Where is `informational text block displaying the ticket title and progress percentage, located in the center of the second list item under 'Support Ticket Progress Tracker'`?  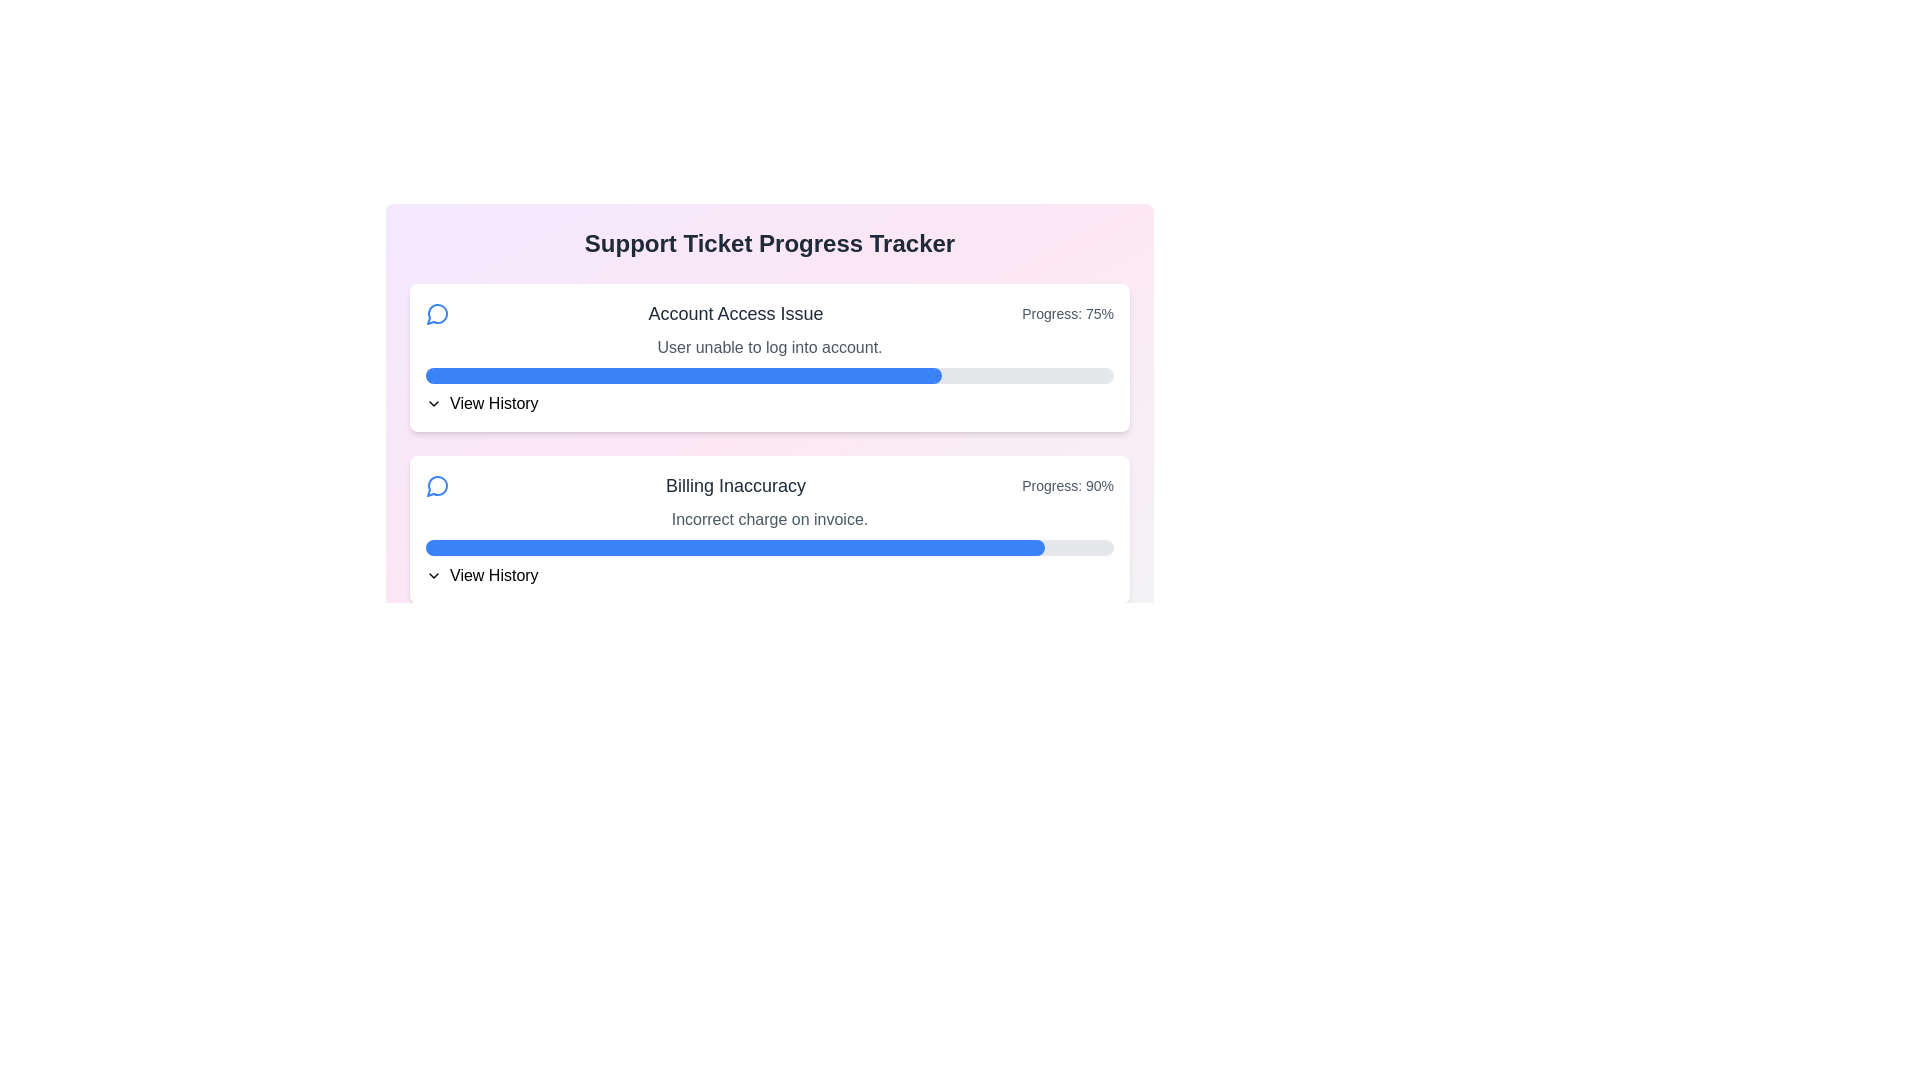 informational text block displaying the ticket title and progress percentage, located in the center of the second list item under 'Support Ticket Progress Tracker' is located at coordinates (768, 486).